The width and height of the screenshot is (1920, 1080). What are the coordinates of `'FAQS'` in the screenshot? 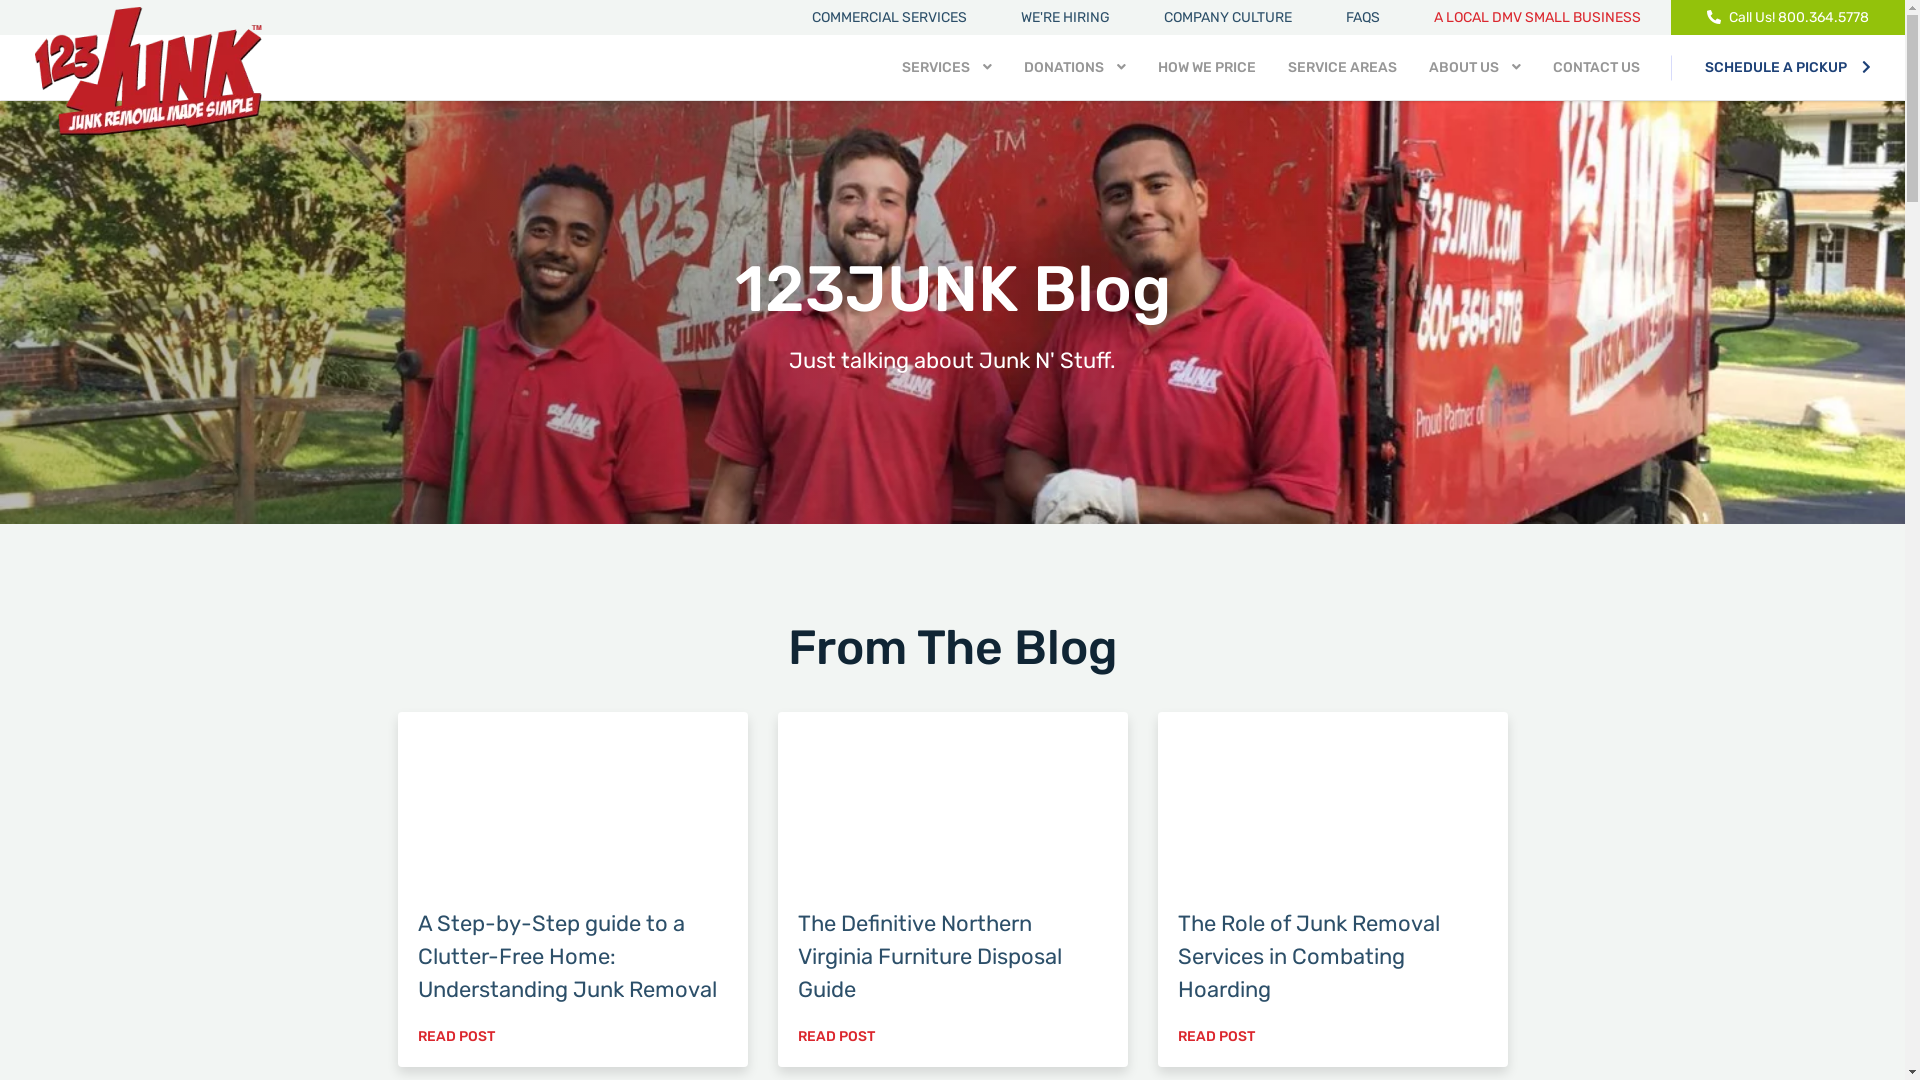 It's located at (1362, 17).